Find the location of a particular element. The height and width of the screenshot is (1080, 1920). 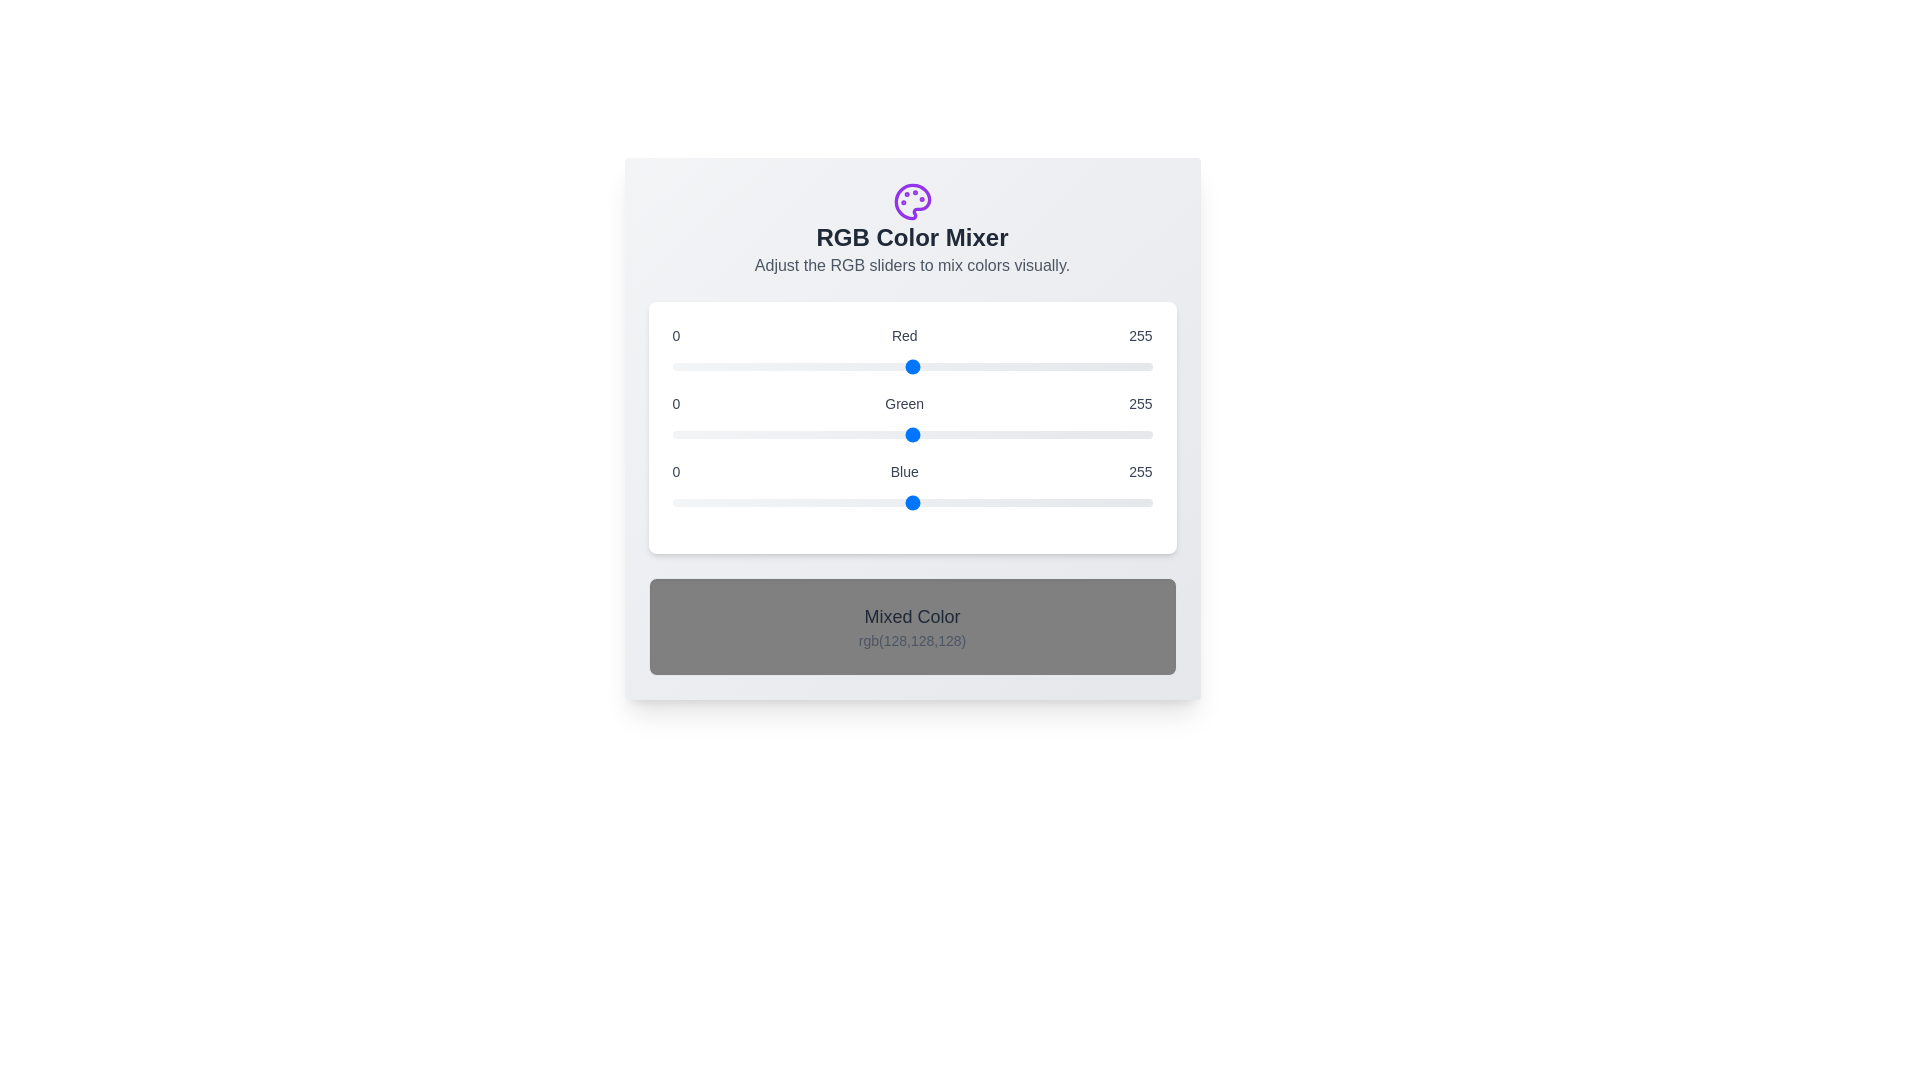

the 1 slider to the value 209 to observe the resulting mixed color is located at coordinates (911, 434).